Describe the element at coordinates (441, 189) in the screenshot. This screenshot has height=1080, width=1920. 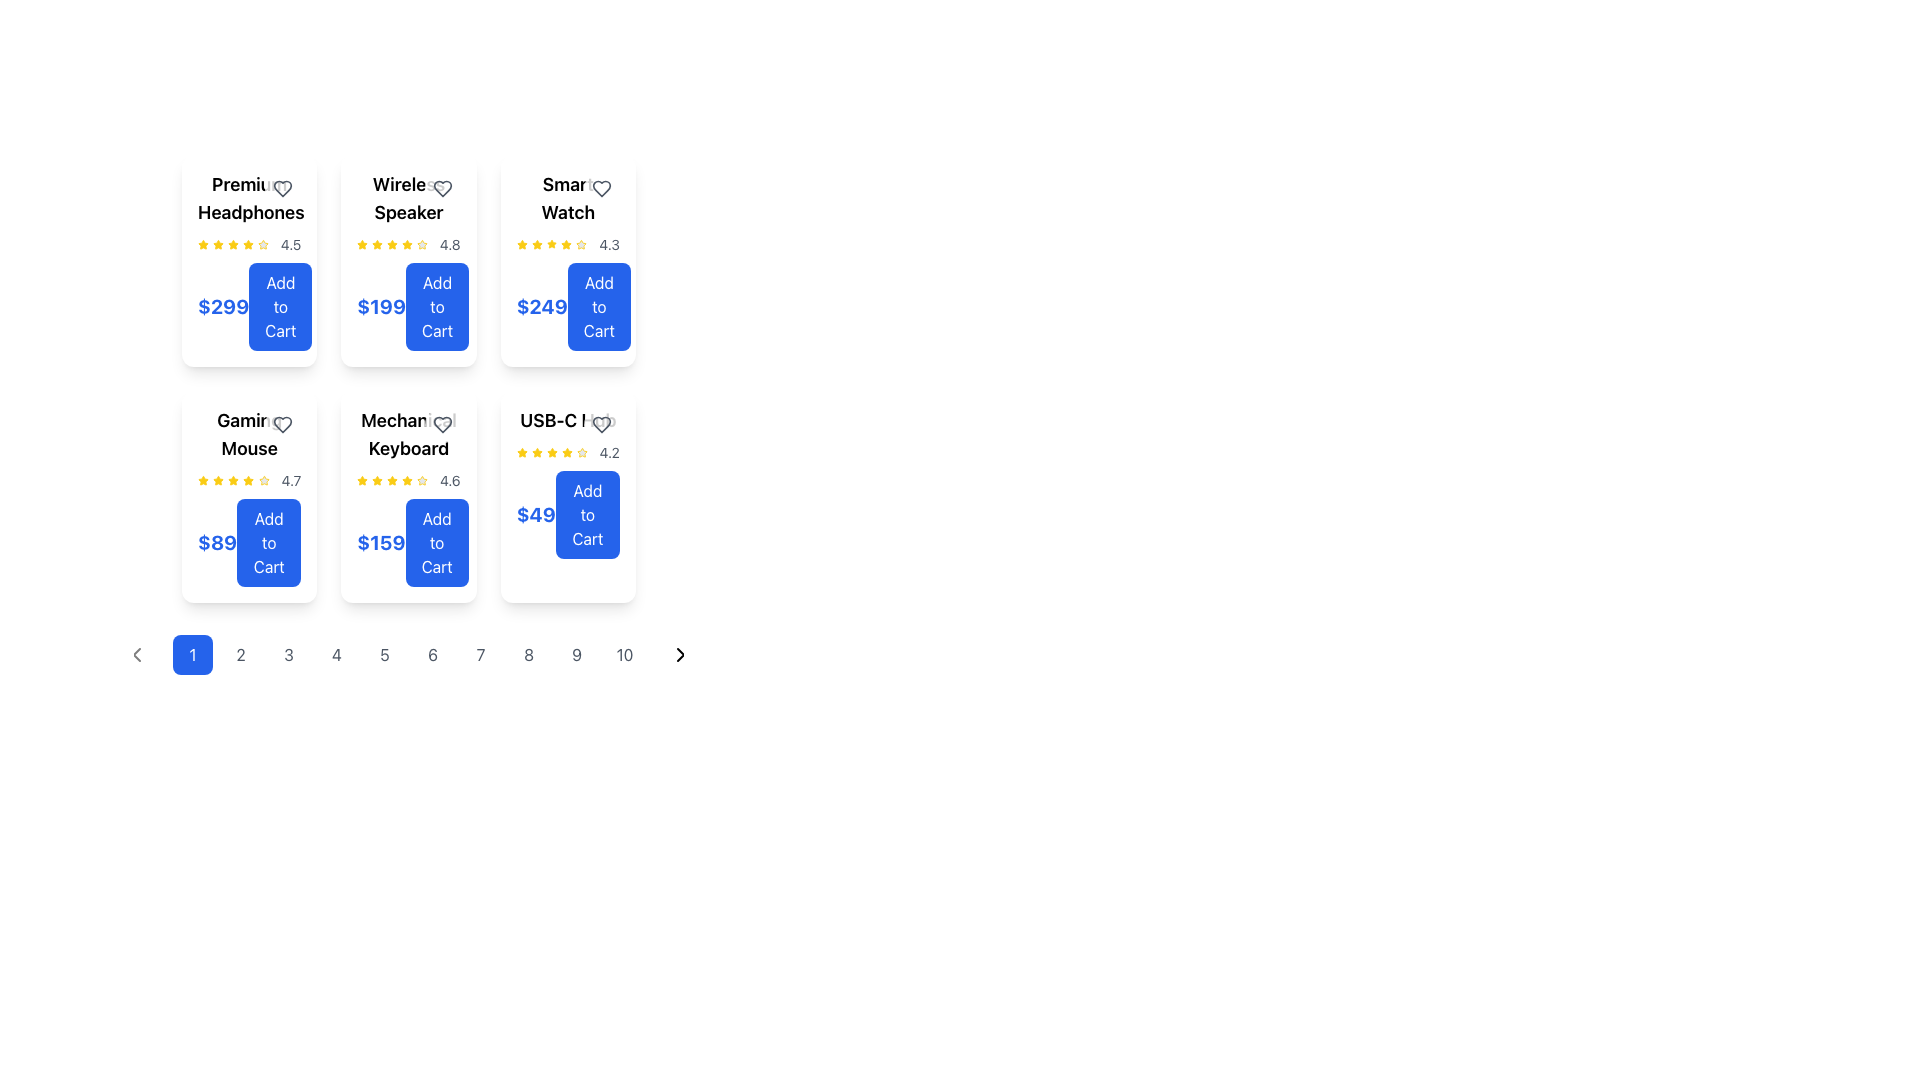
I see `the favorite button (heart icon) located at the top-right corner of the 'Wireless Speaker' product card` at that location.